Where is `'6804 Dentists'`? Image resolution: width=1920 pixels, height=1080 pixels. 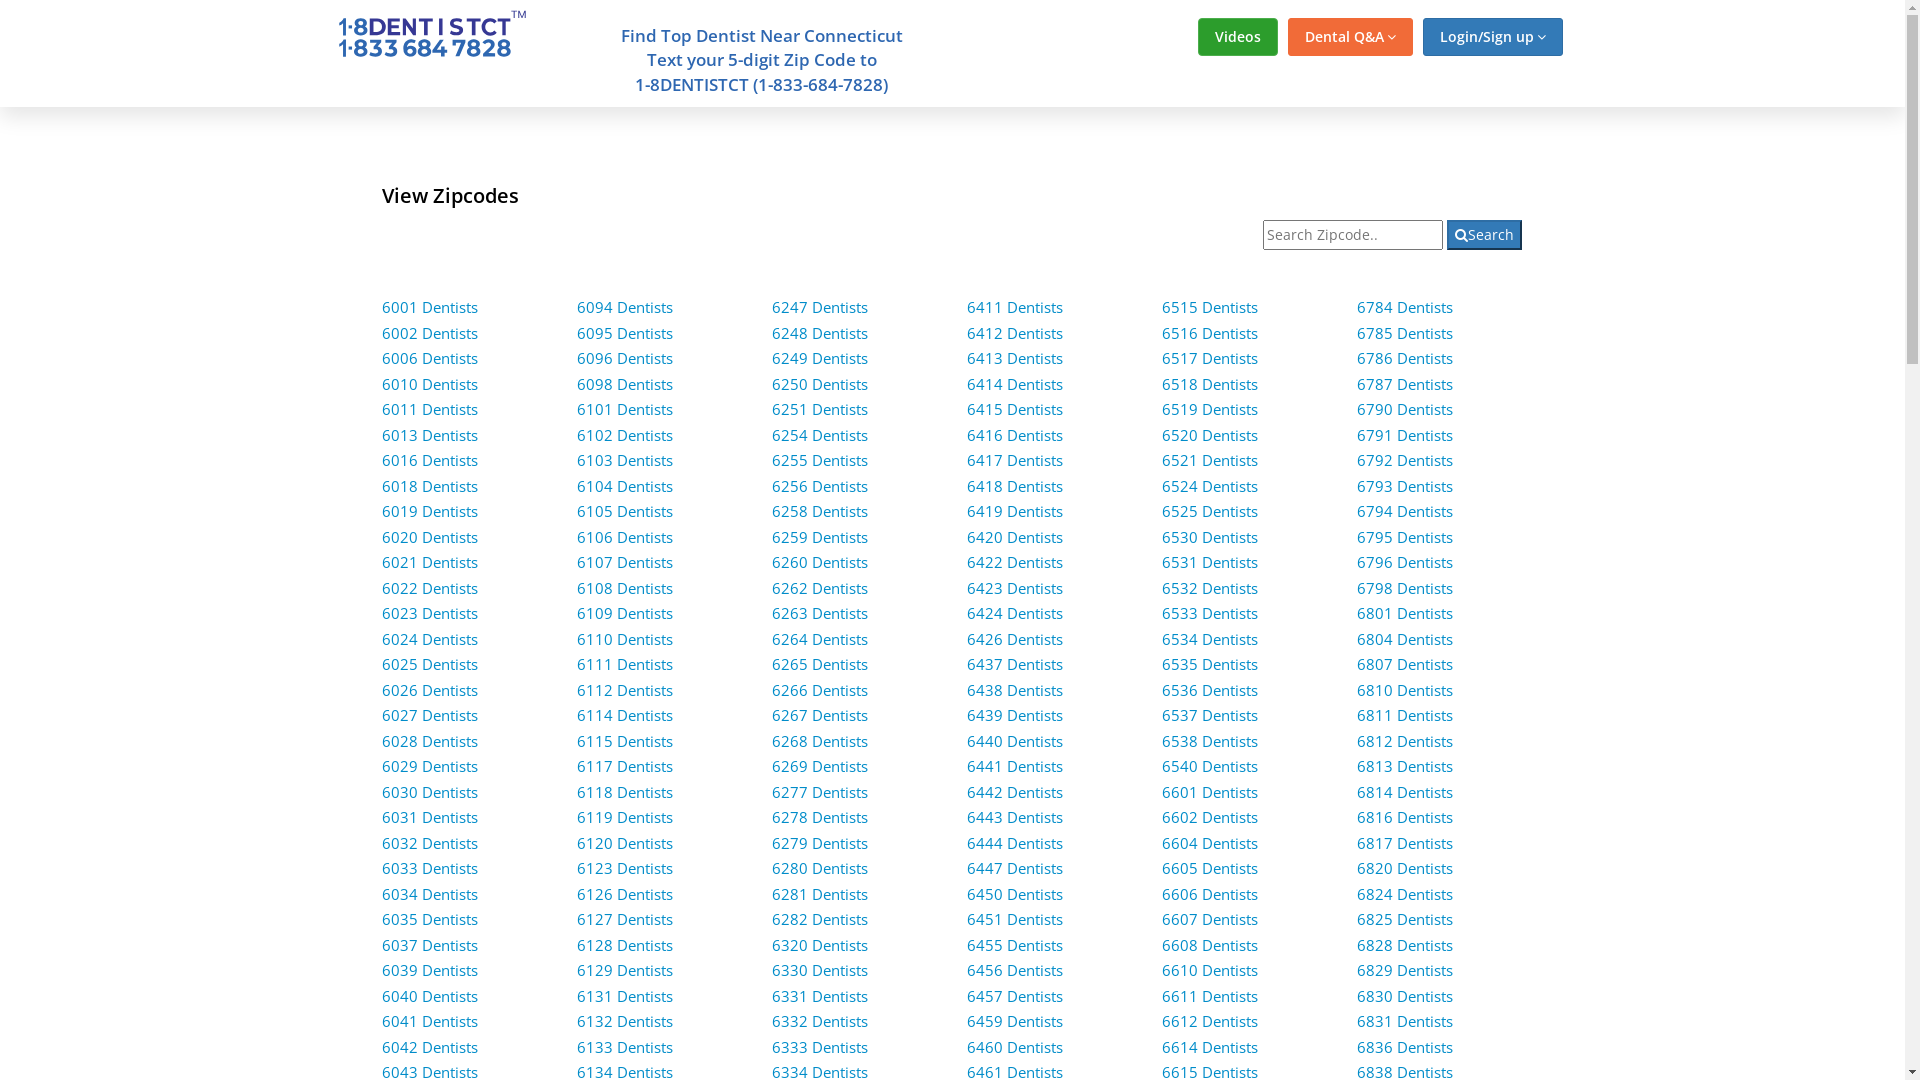
'6804 Dentists' is located at coordinates (1404, 639).